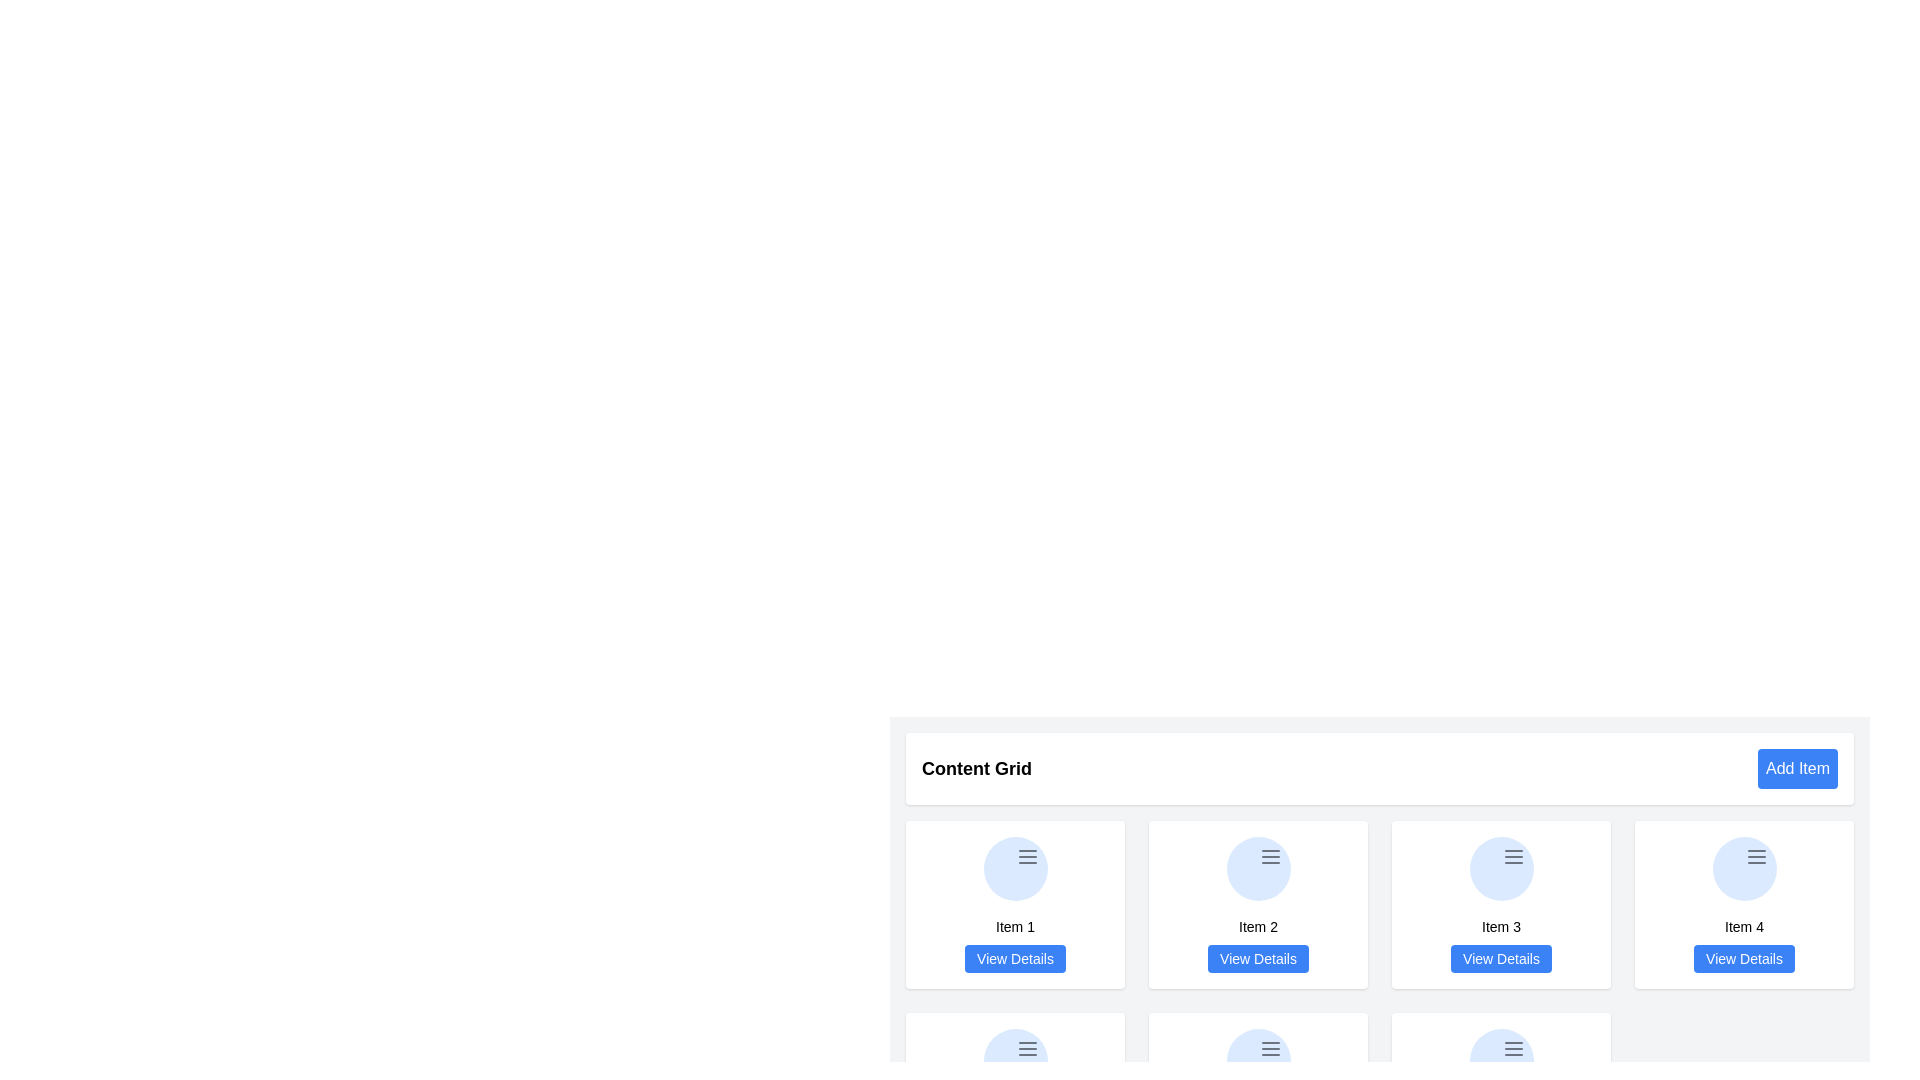 This screenshot has width=1920, height=1080. What do you see at coordinates (1015, 958) in the screenshot?
I see `the 'View Details' button, which is a blue rectangular button with rounded corners located at the bottom of the 'Item 1' card` at bounding box center [1015, 958].